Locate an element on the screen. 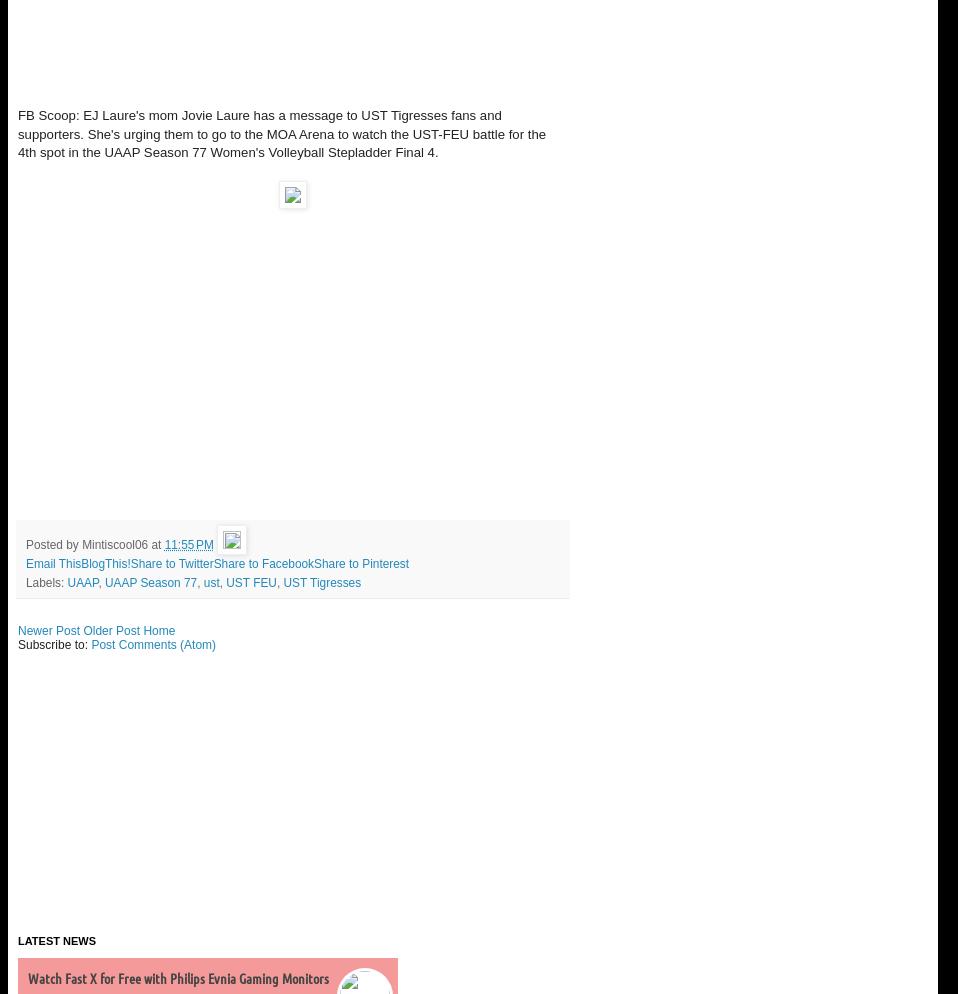 The width and height of the screenshot is (958, 994). 'Mintiscool06' is located at coordinates (114, 544).